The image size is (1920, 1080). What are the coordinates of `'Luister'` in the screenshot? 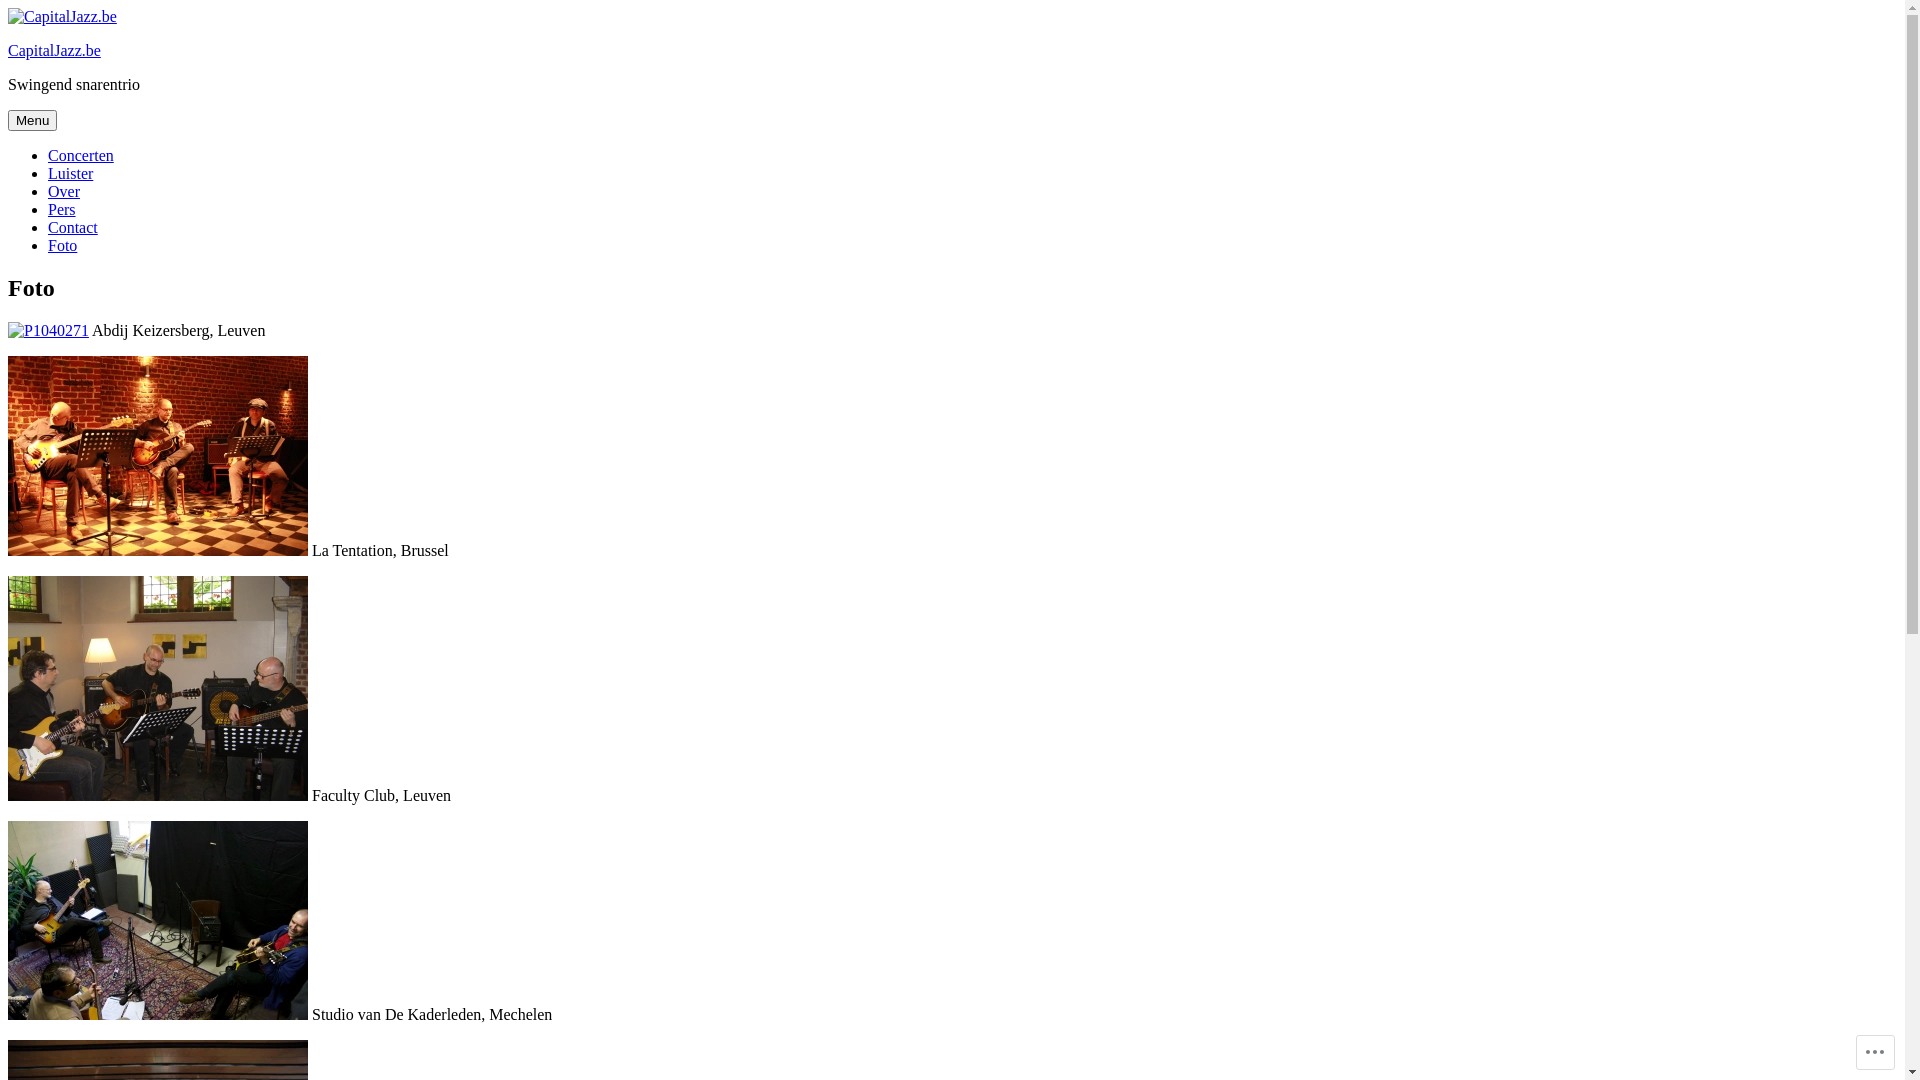 It's located at (70, 172).